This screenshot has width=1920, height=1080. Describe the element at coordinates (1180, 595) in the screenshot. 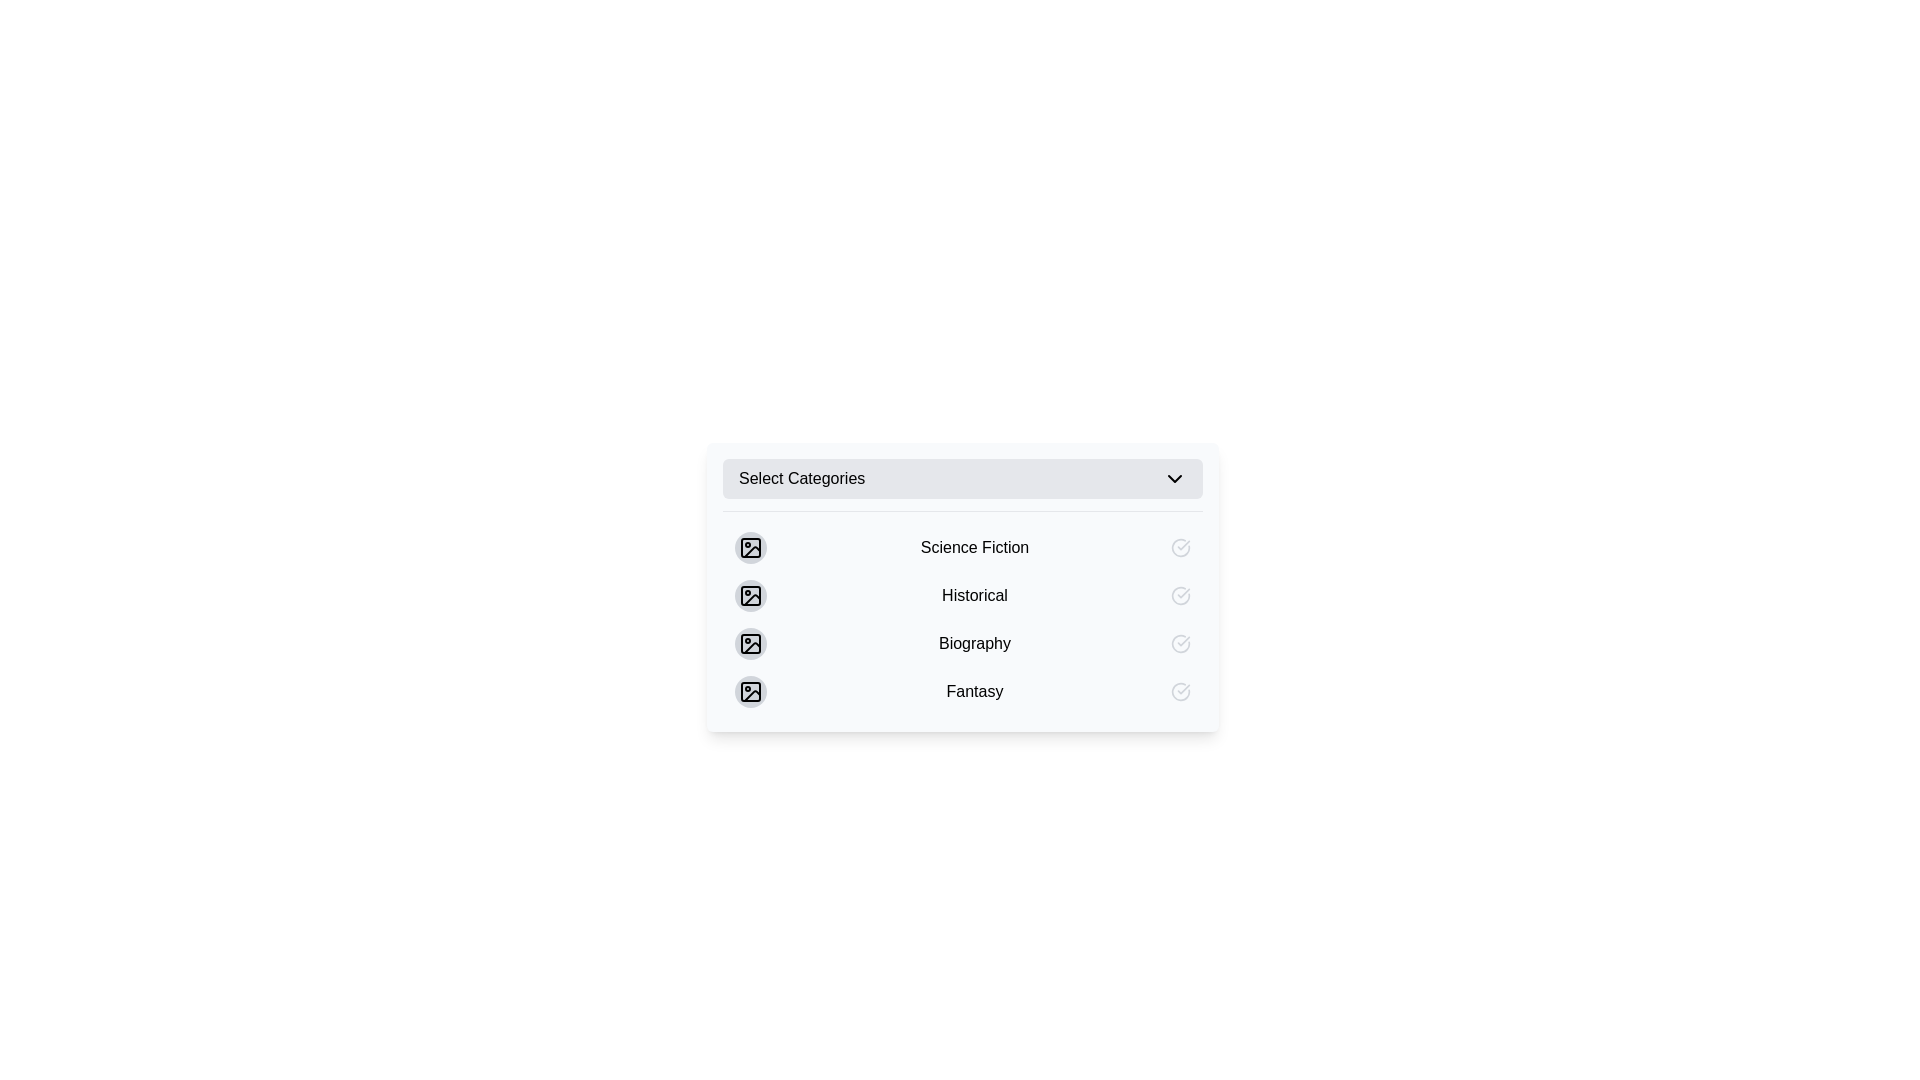

I see `the grayish circular SVG icon representing a checkmark in the 'Historical' category selection row` at that location.